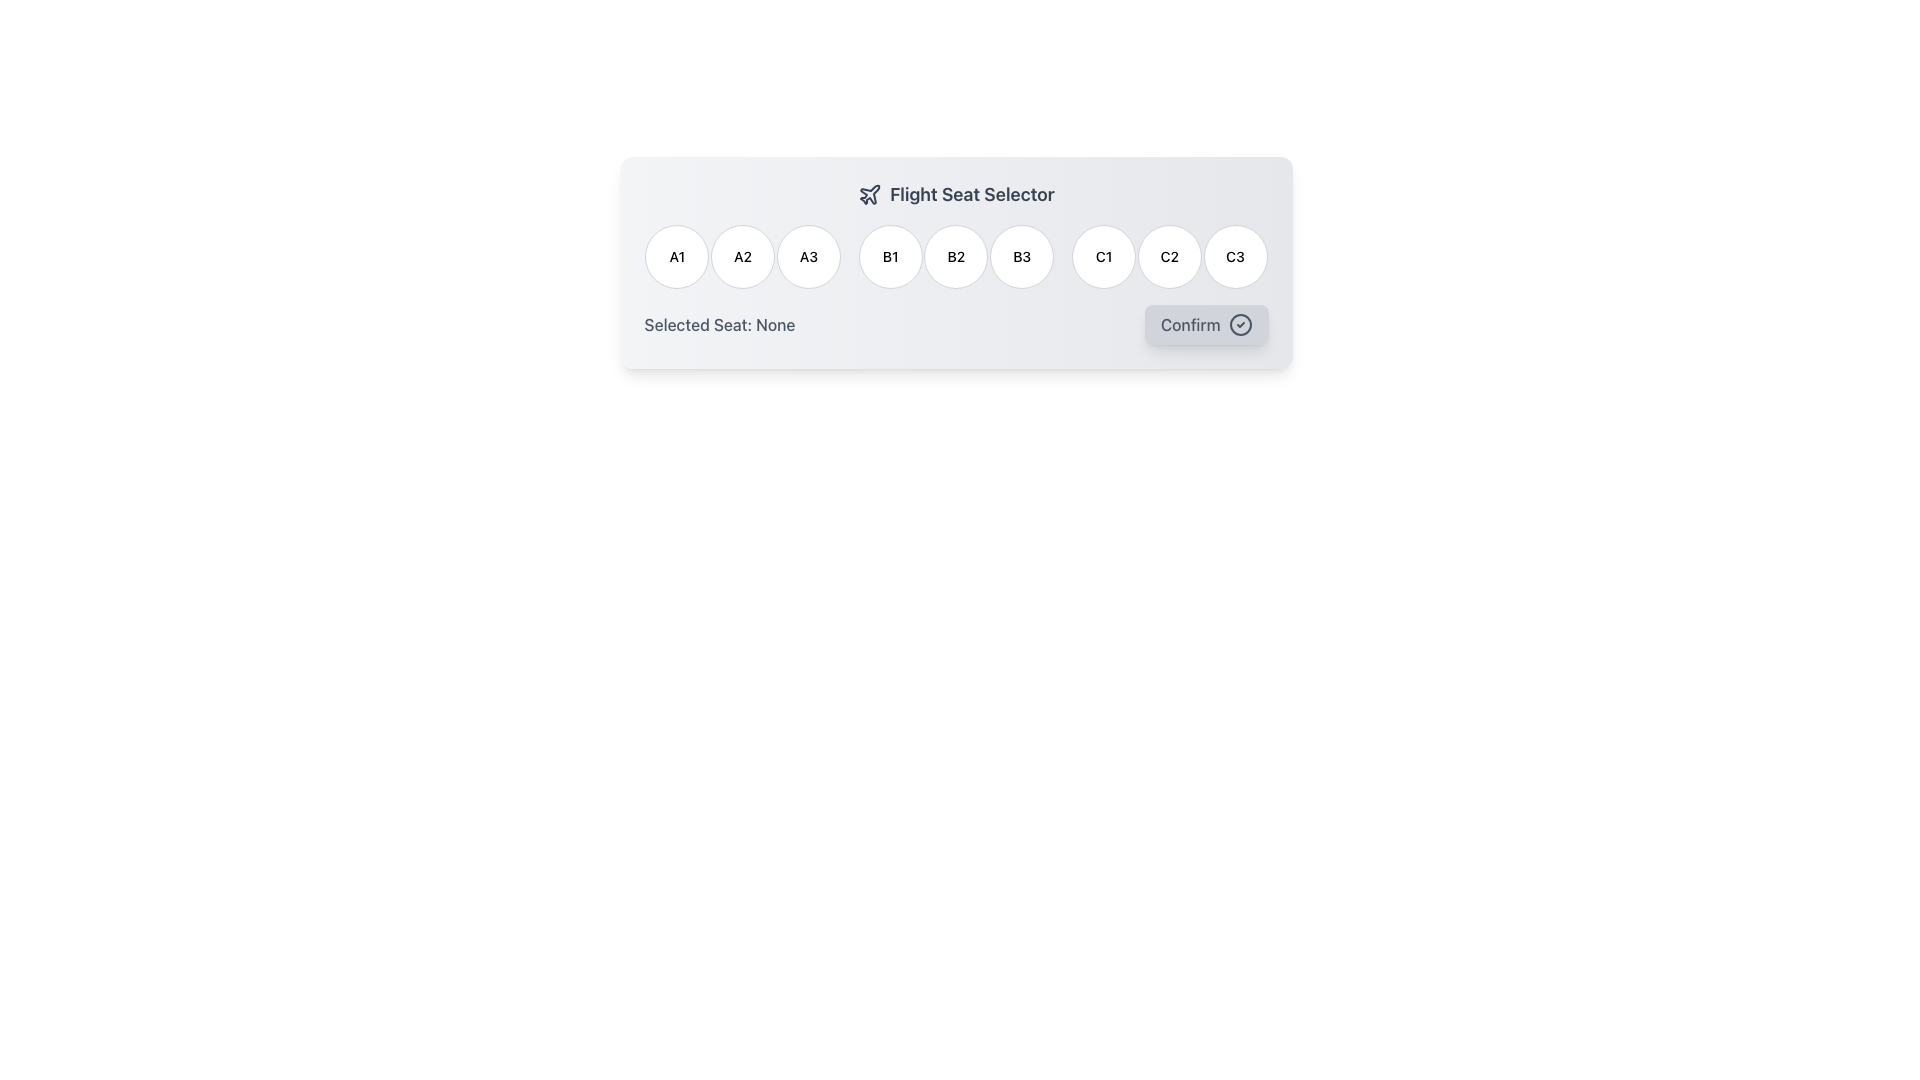 This screenshot has width=1920, height=1080. What do you see at coordinates (808, 256) in the screenshot?
I see `the button labeled 'A3'` at bounding box center [808, 256].